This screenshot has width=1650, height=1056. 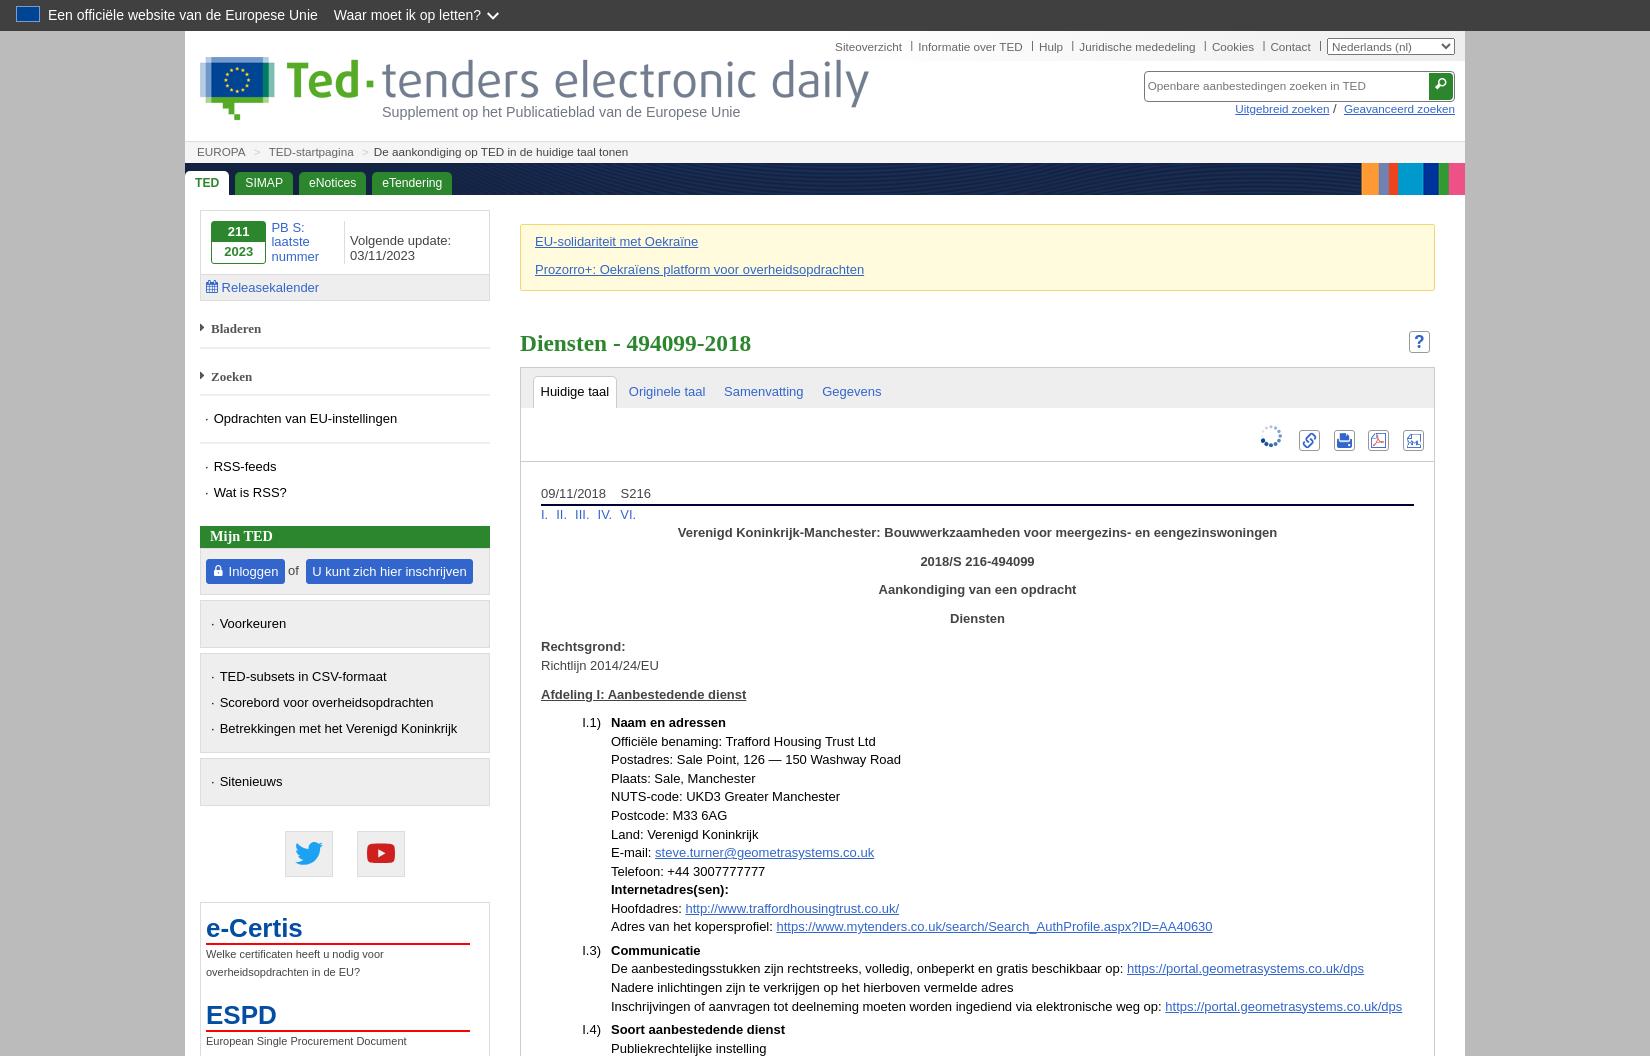 I want to click on 'II.2.7)', so click(x=582, y=458).